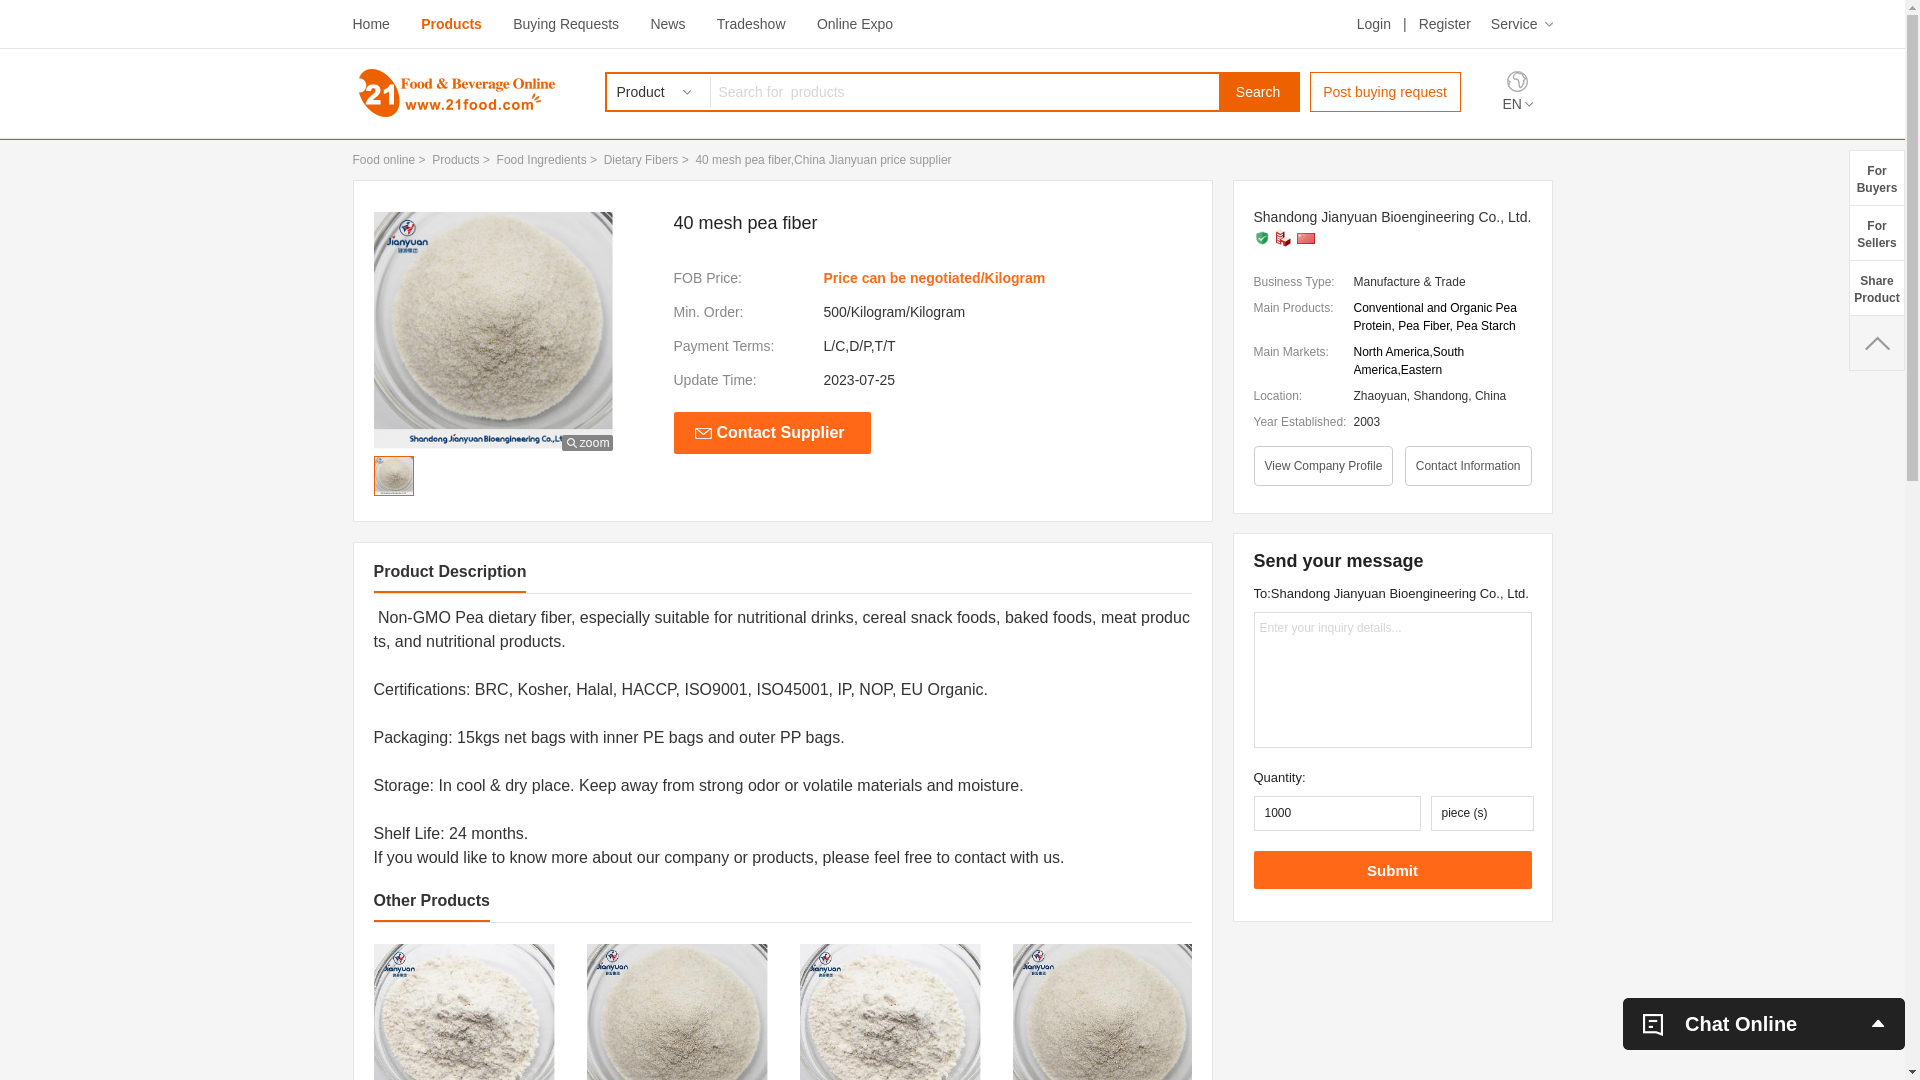  Describe the element at coordinates (1384, 92) in the screenshot. I see `'Post buying request'` at that location.